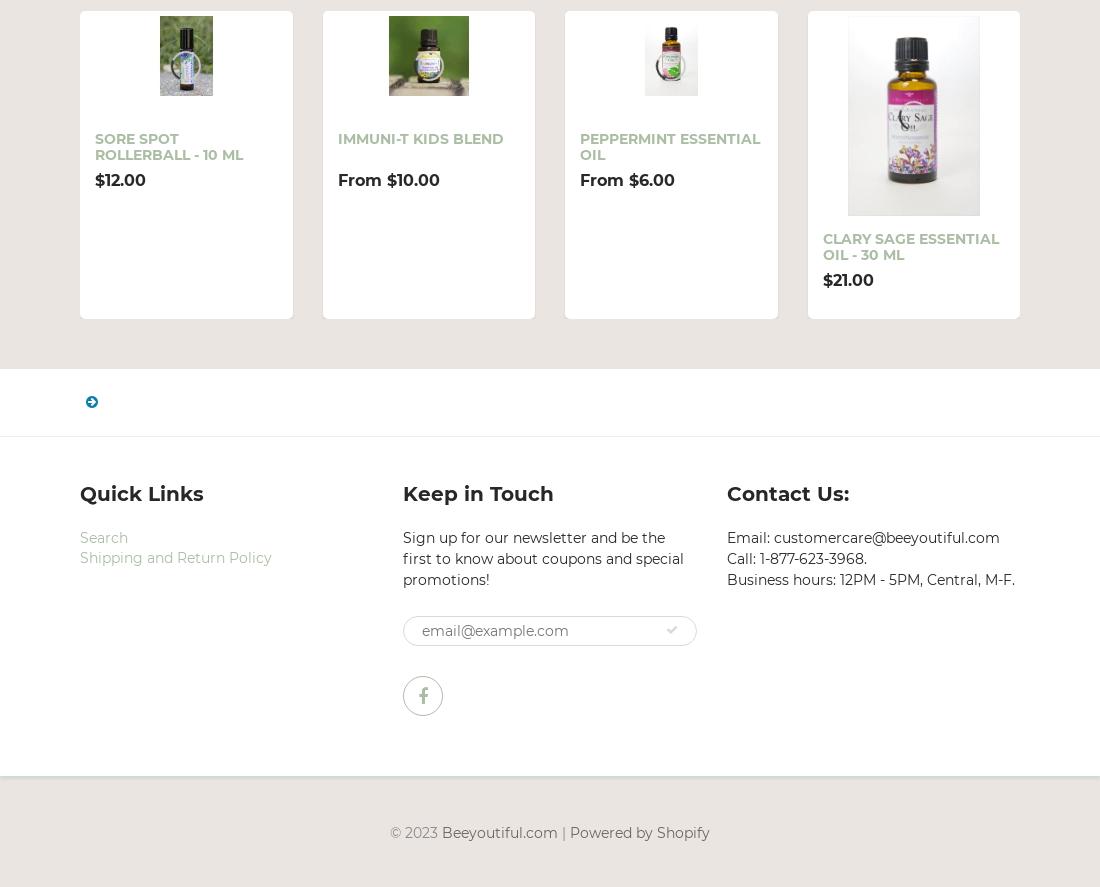 Image resolution: width=1100 pixels, height=887 pixels. I want to click on 'Sign up for our newsletter and be the first to know about coupons and special promotions!', so click(543, 557).